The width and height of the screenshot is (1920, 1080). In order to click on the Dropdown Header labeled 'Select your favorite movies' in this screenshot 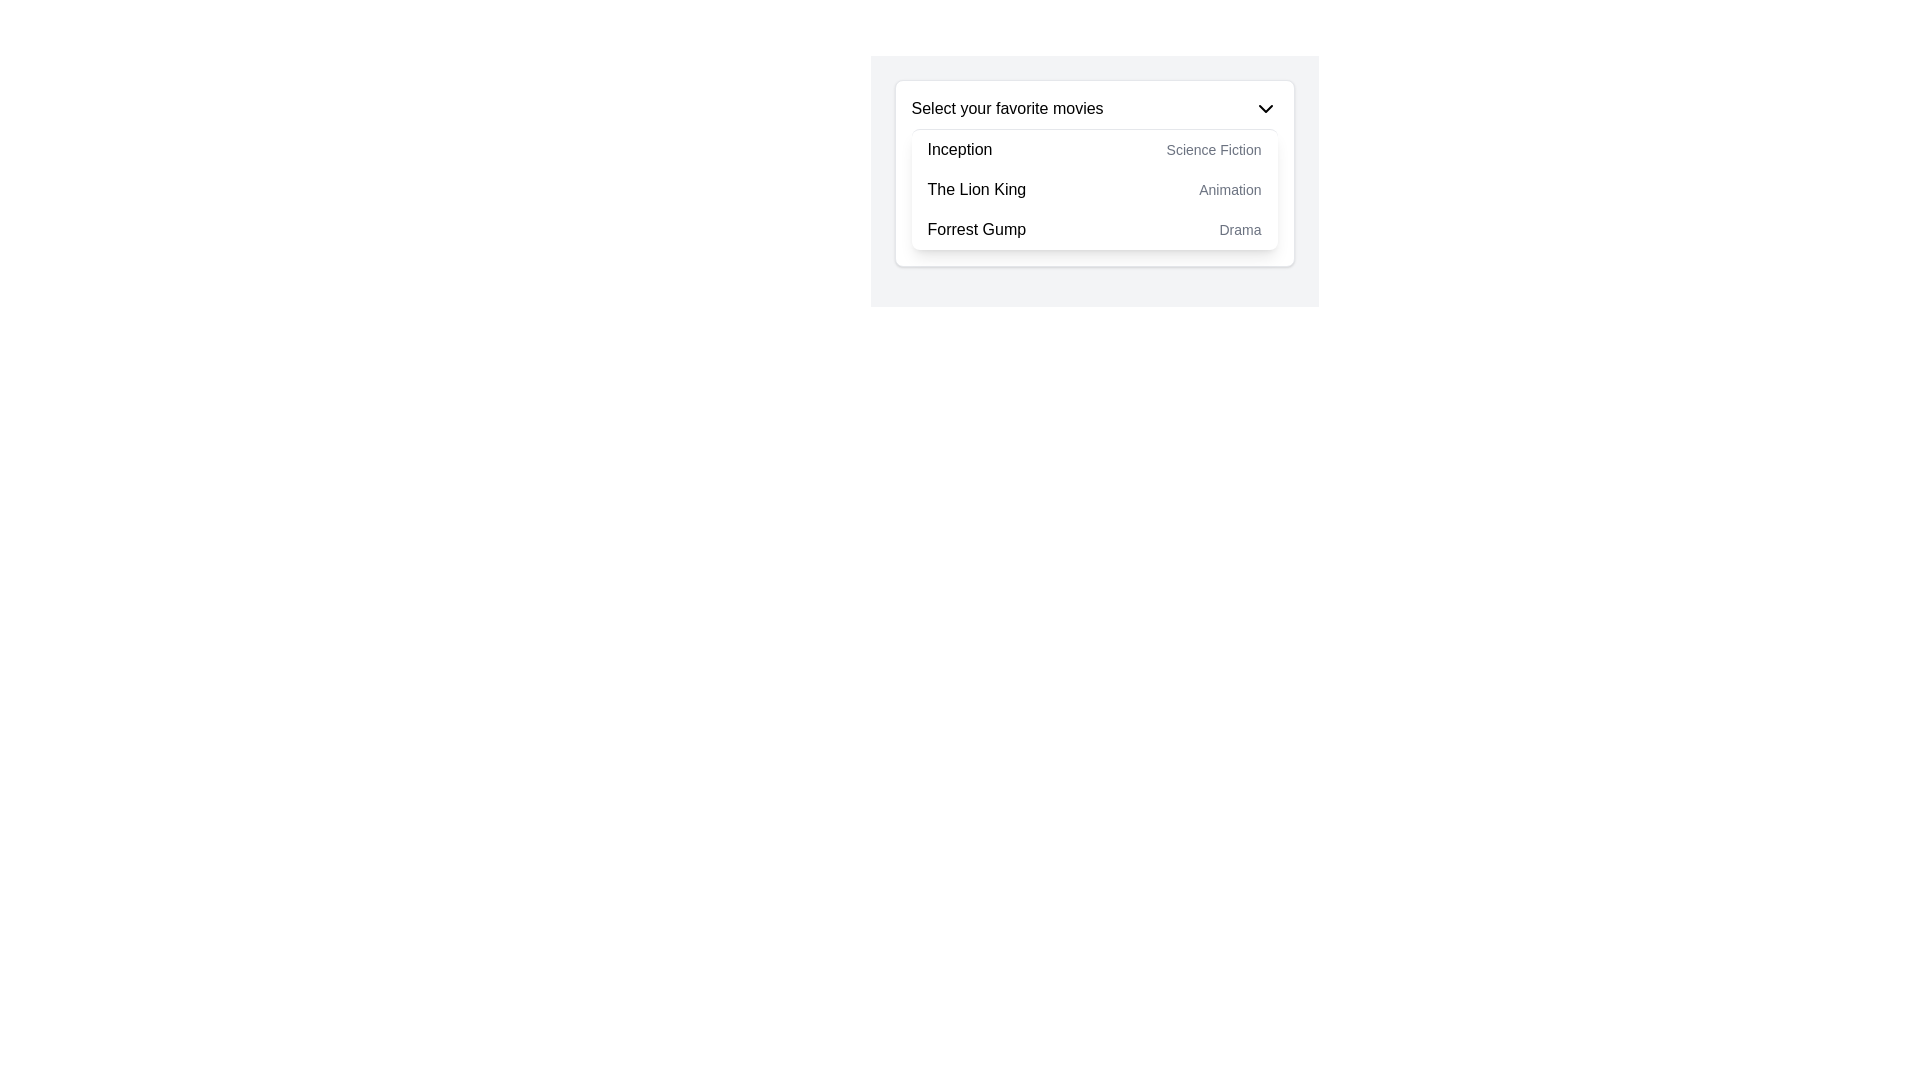, I will do `click(1093, 108)`.